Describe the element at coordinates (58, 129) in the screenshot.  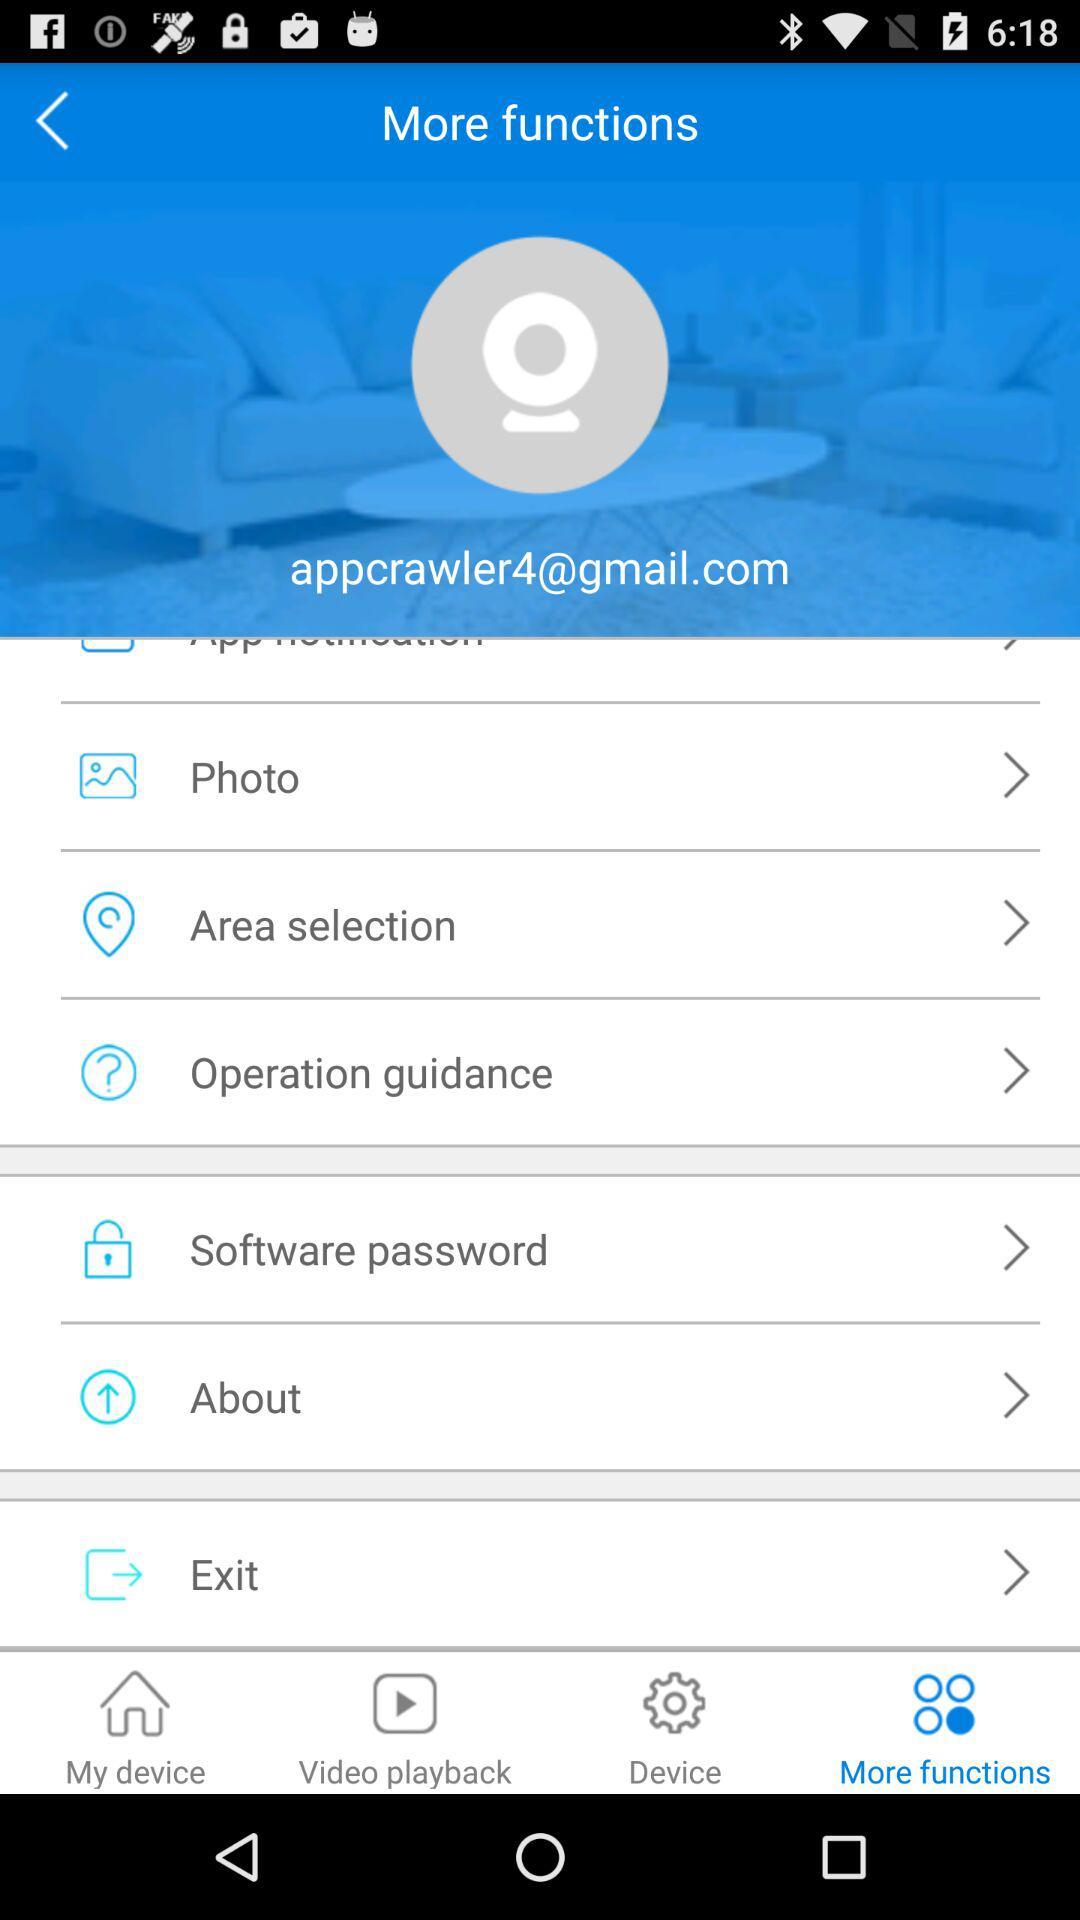
I see `the arrow_backward icon` at that location.